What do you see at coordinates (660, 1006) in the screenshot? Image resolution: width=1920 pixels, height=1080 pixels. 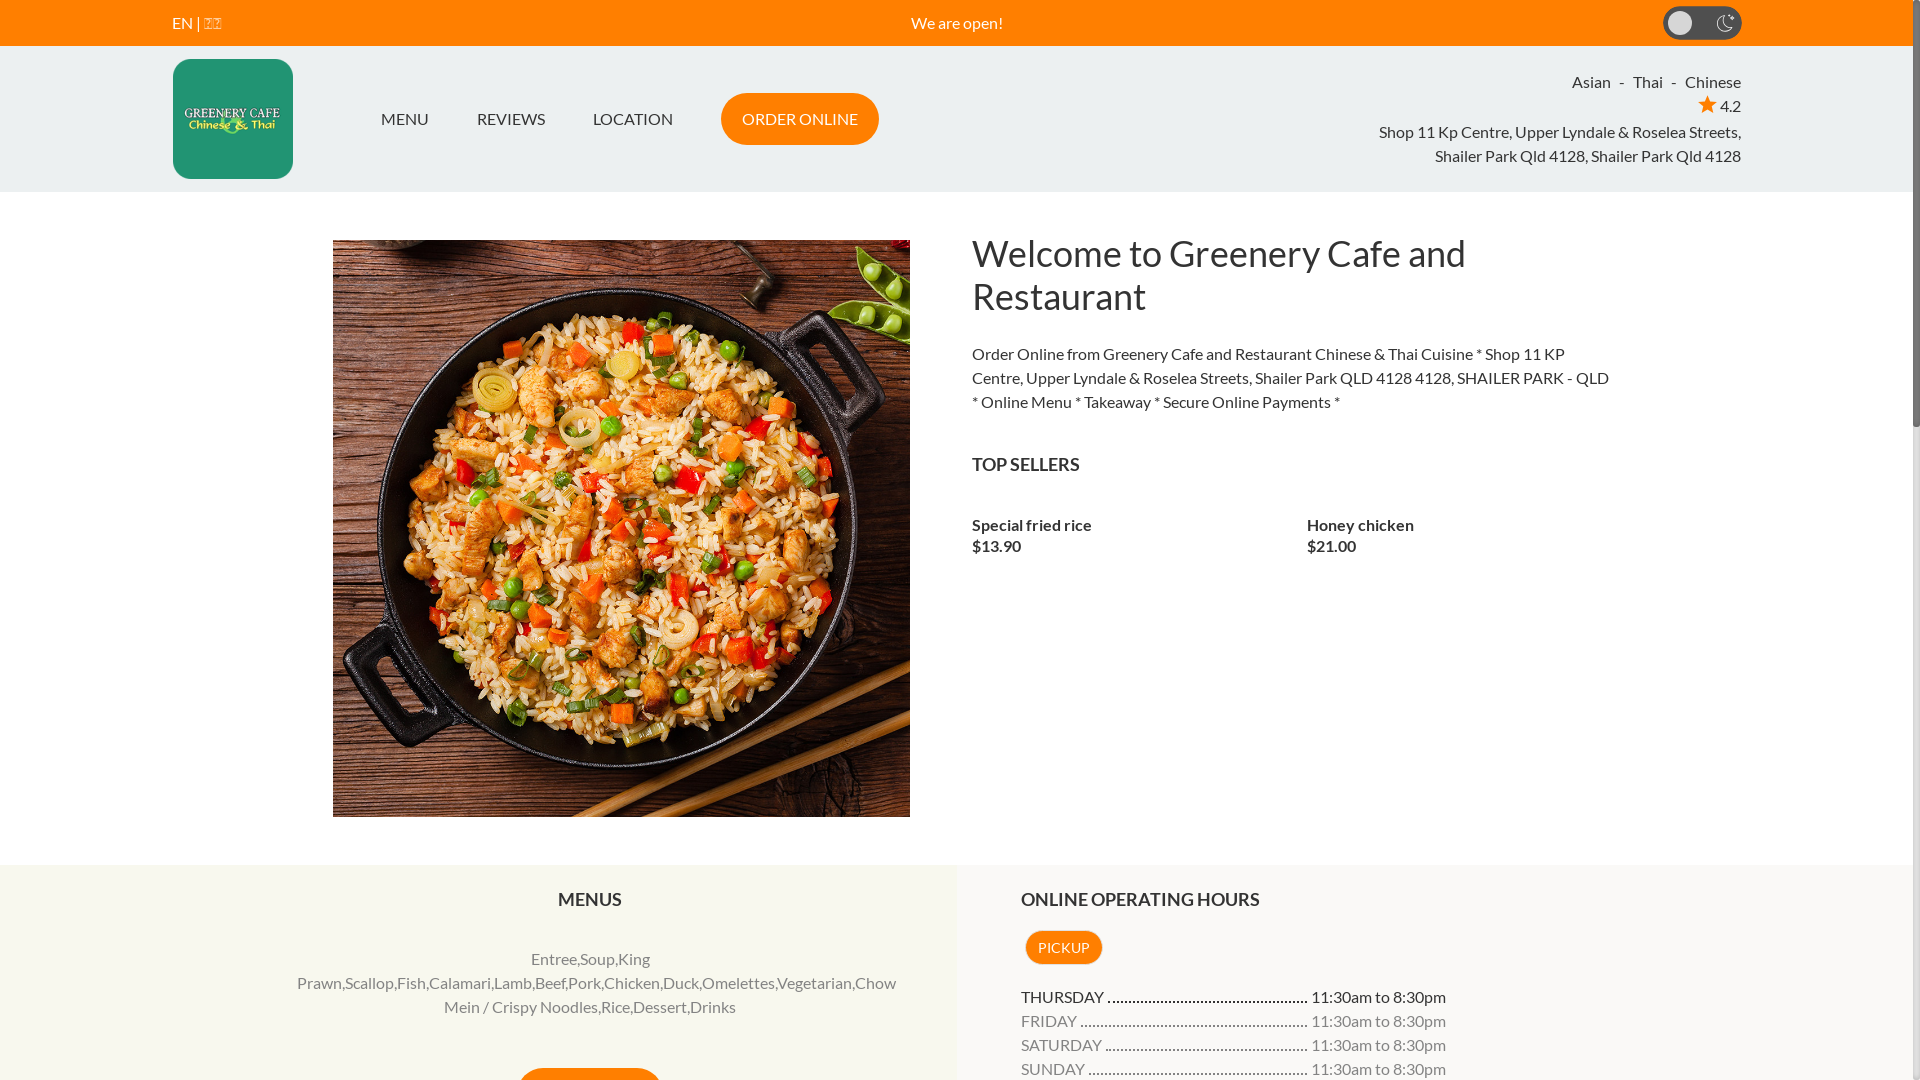 I see `'Dessert'` at bounding box center [660, 1006].